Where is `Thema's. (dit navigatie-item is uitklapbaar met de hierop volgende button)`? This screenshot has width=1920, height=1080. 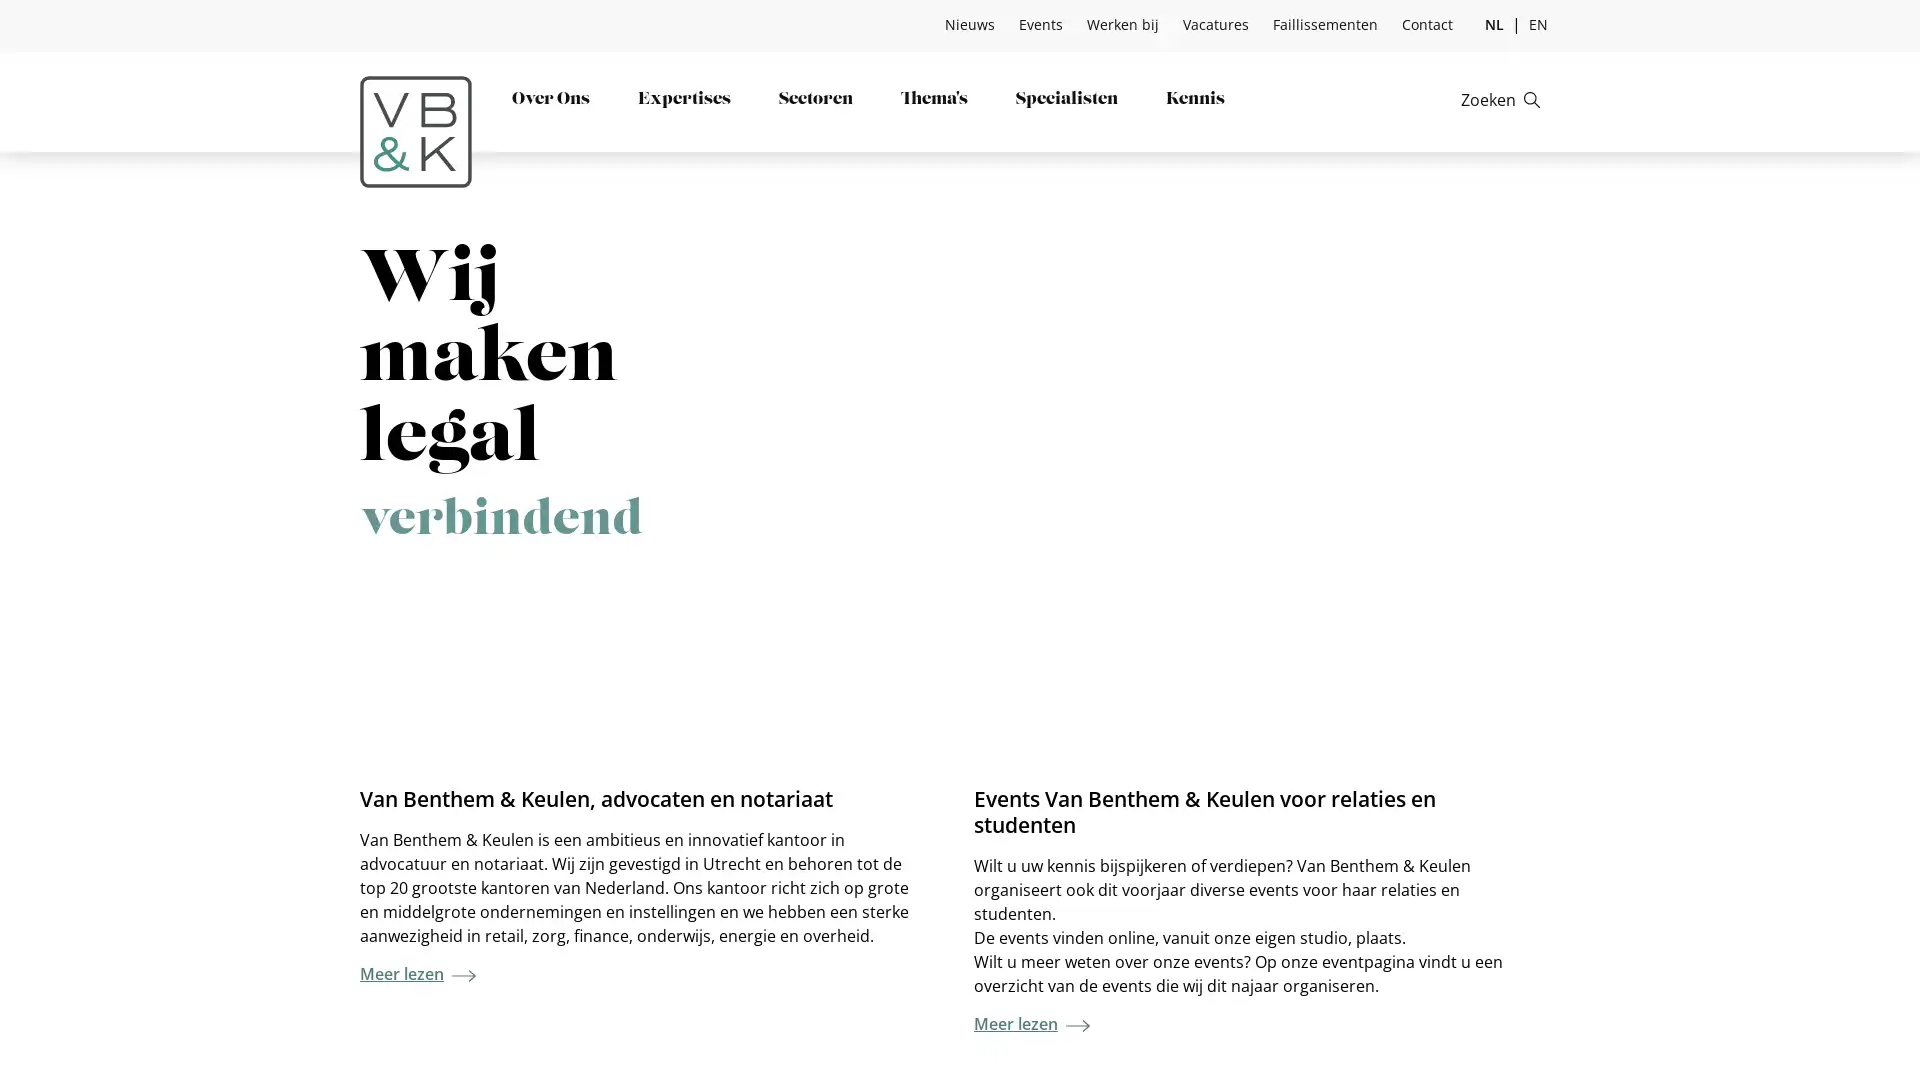
Thema's. (dit navigatie-item is uitklapbaar met de hierop volgende button) is located at coordinates (933, 100).